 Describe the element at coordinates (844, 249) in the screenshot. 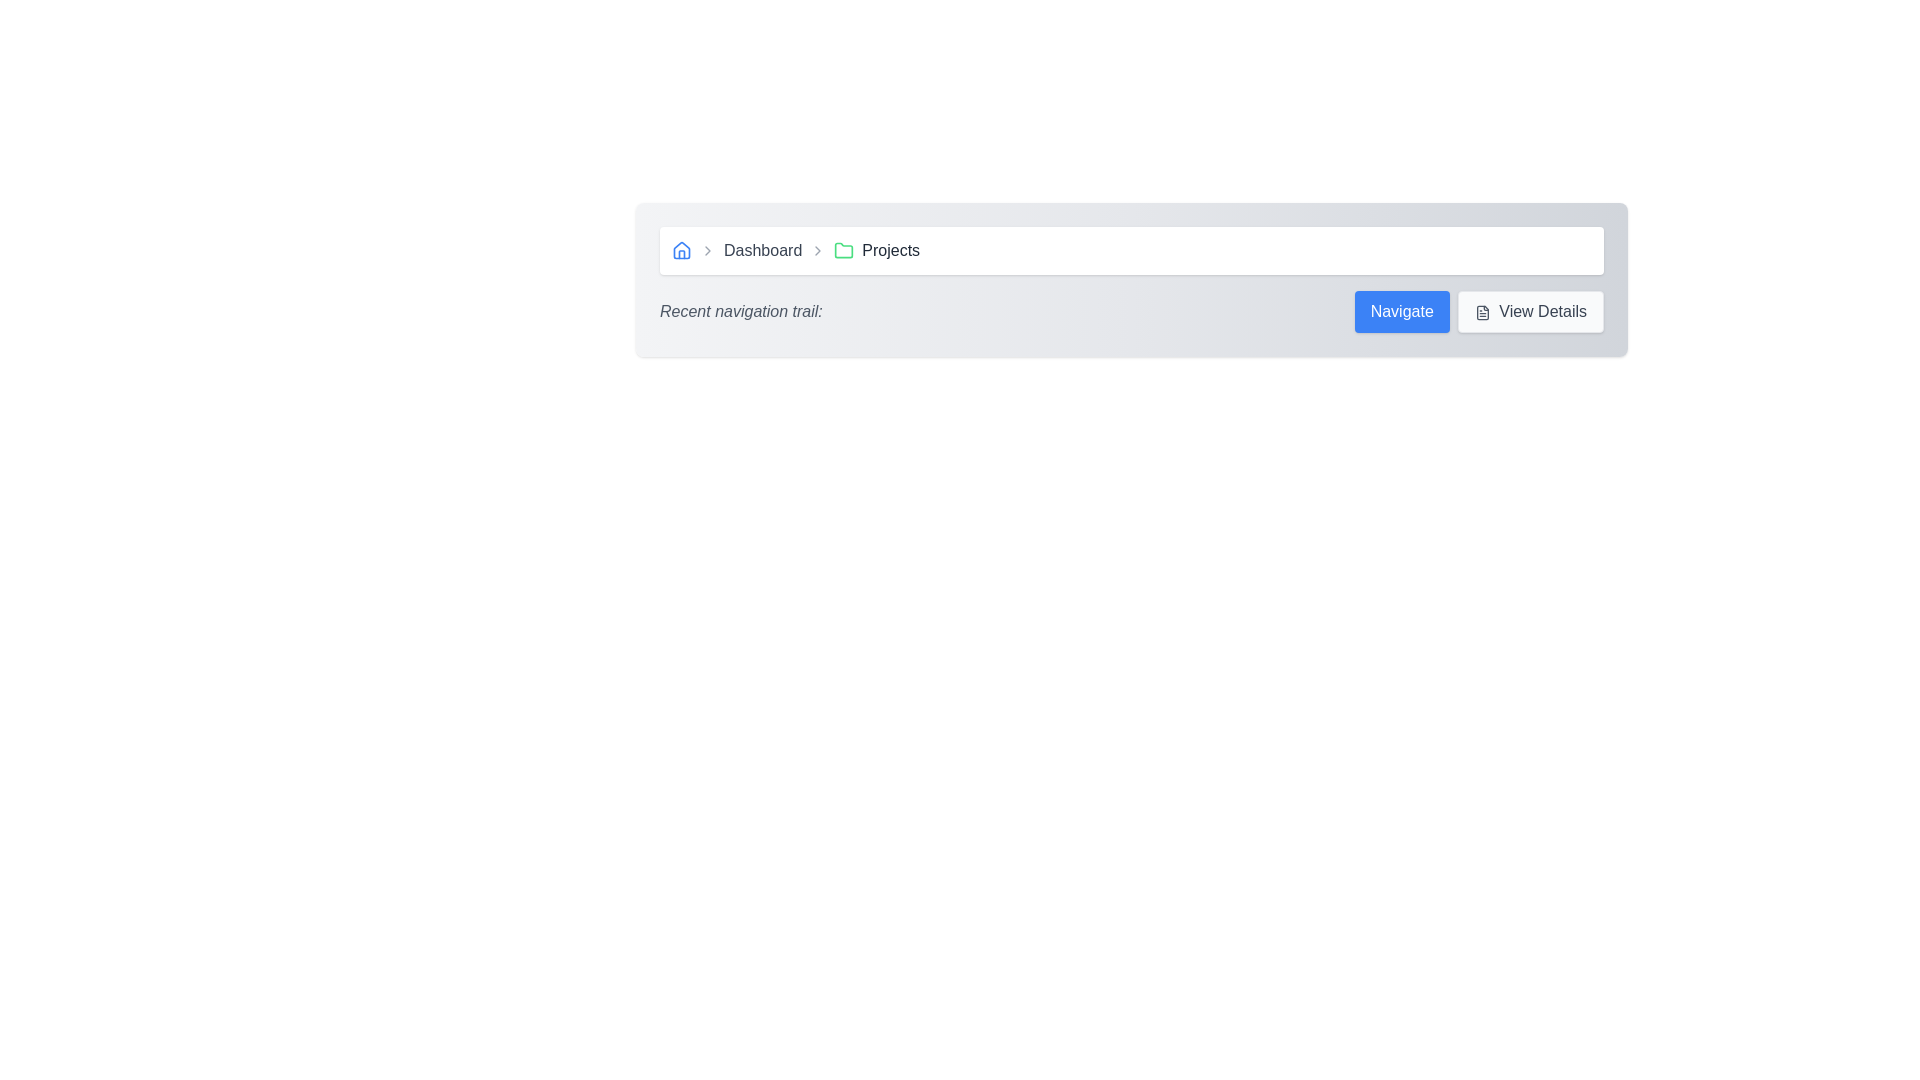

I see `the green folder icon located in the breadcrumb navigation bar, positioned between 'Dashboard' and 'Projects'` at that location.